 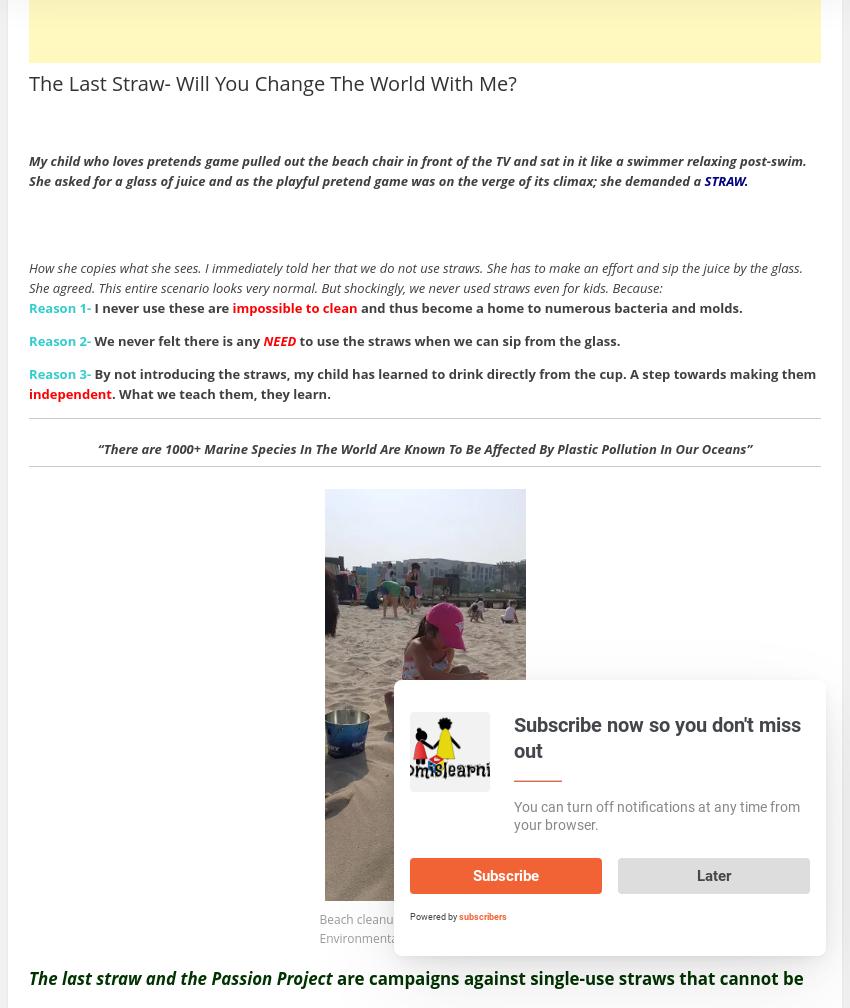 I want to click on 'Reason 3-', so click(x=60, y=372).